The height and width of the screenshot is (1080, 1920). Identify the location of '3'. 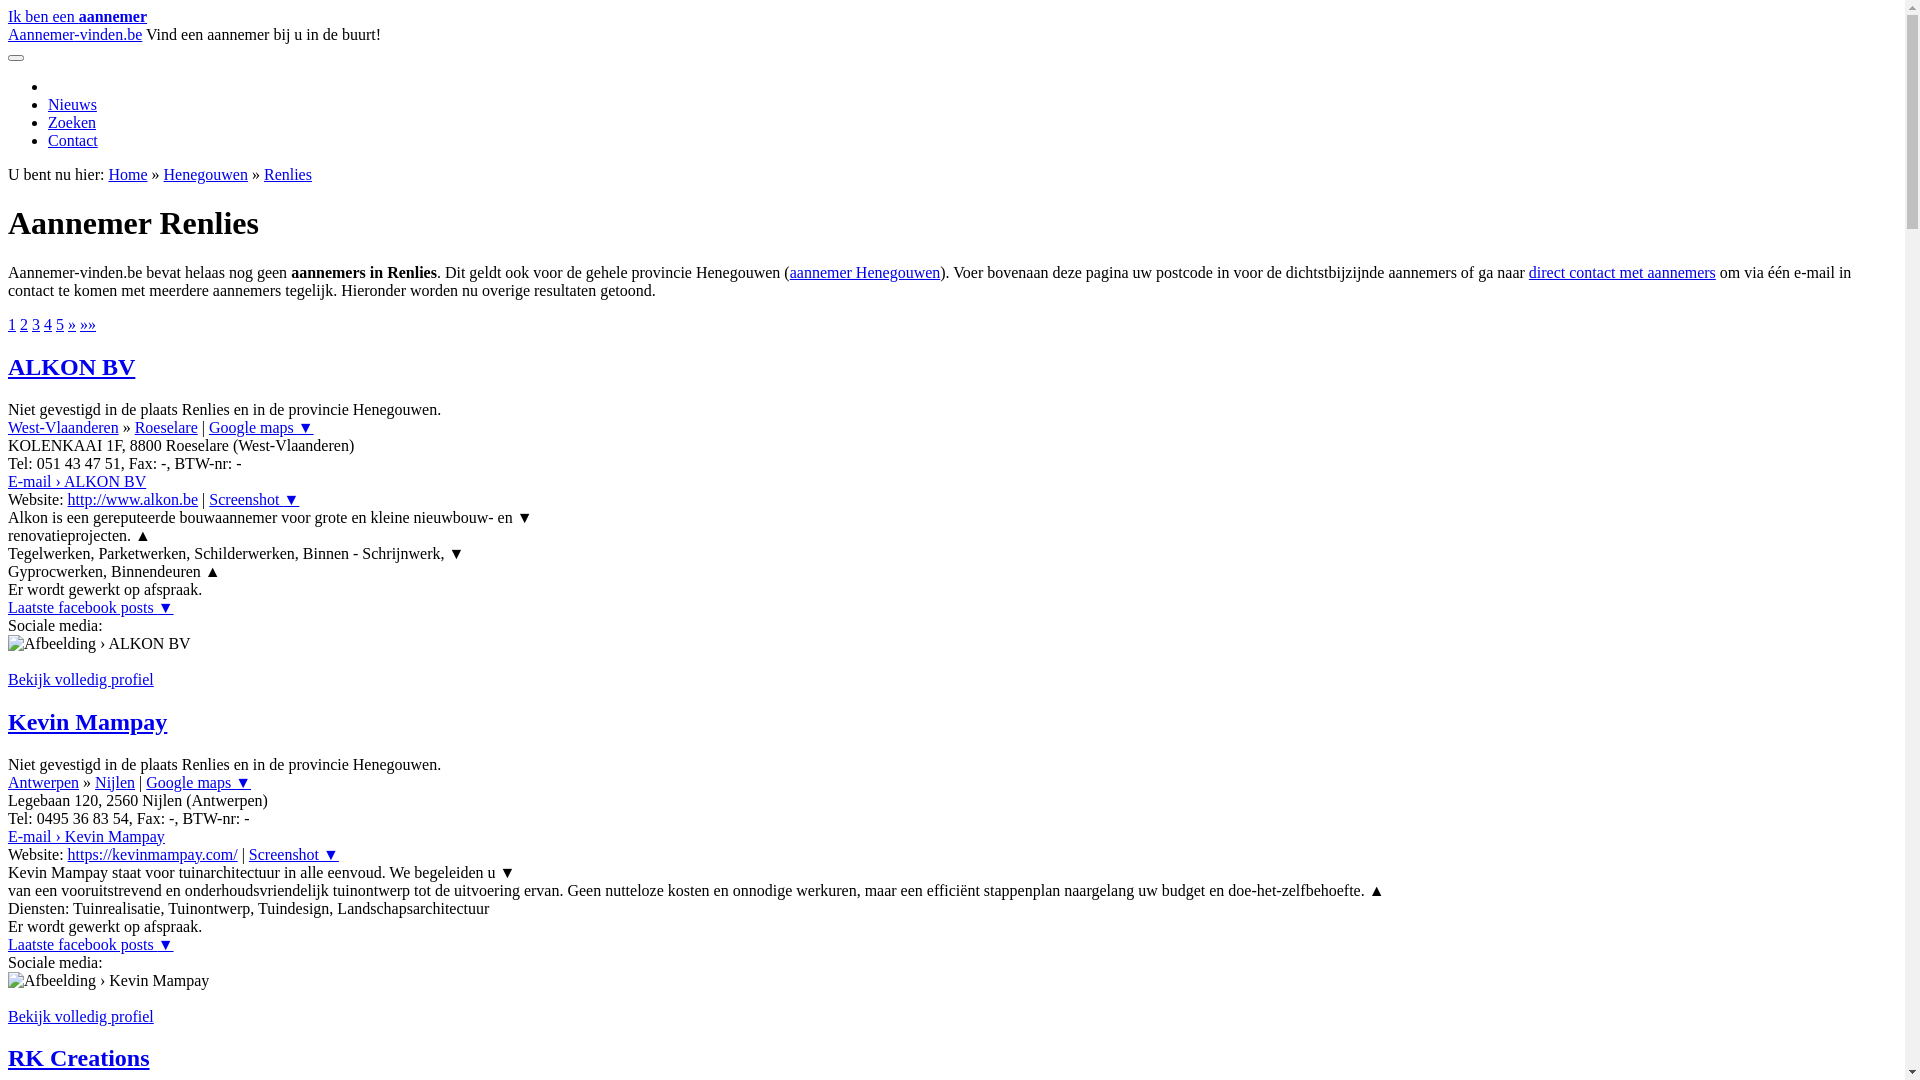
(35, 323).